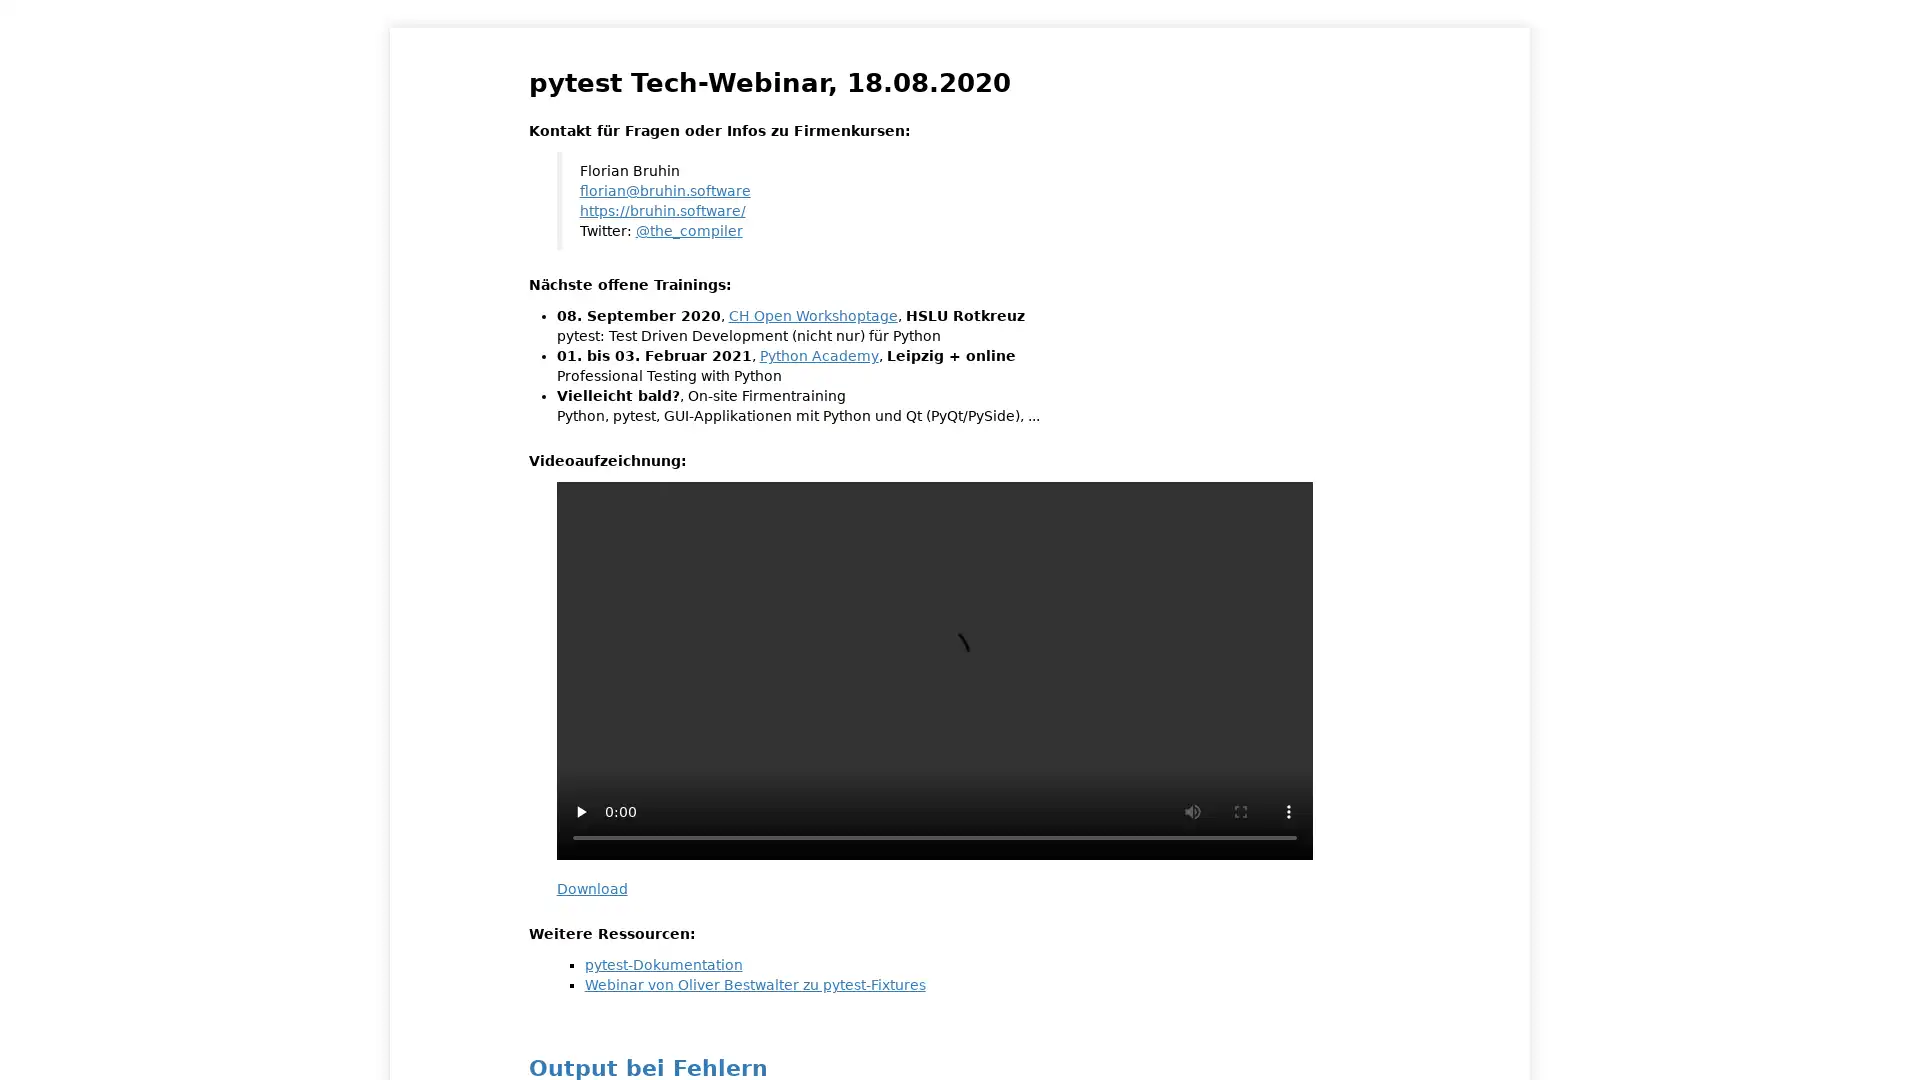 The width and height of the screenshot is (1920, 1080). I want to click on show more media controls, so click(1287, 812).